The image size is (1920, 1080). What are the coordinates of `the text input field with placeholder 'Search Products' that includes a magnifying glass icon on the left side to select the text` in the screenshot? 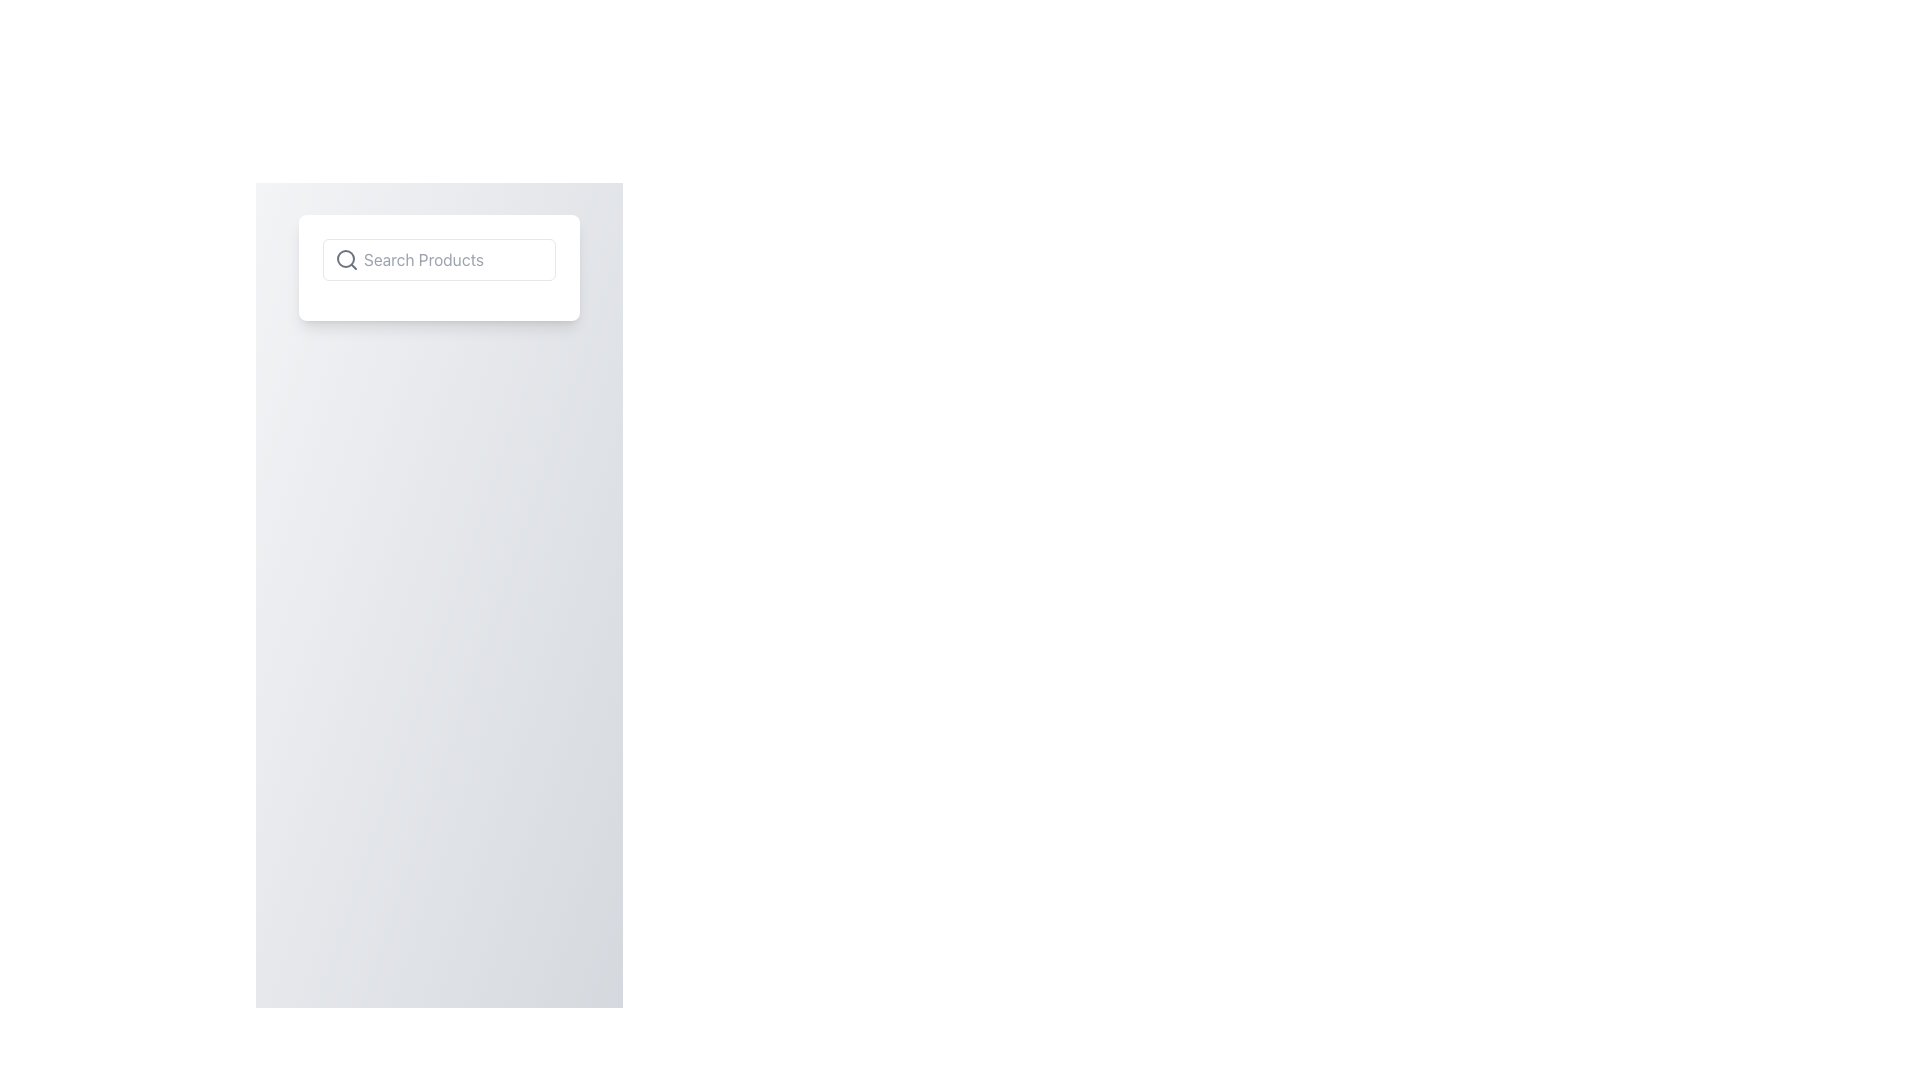 It's located at (438, 258).